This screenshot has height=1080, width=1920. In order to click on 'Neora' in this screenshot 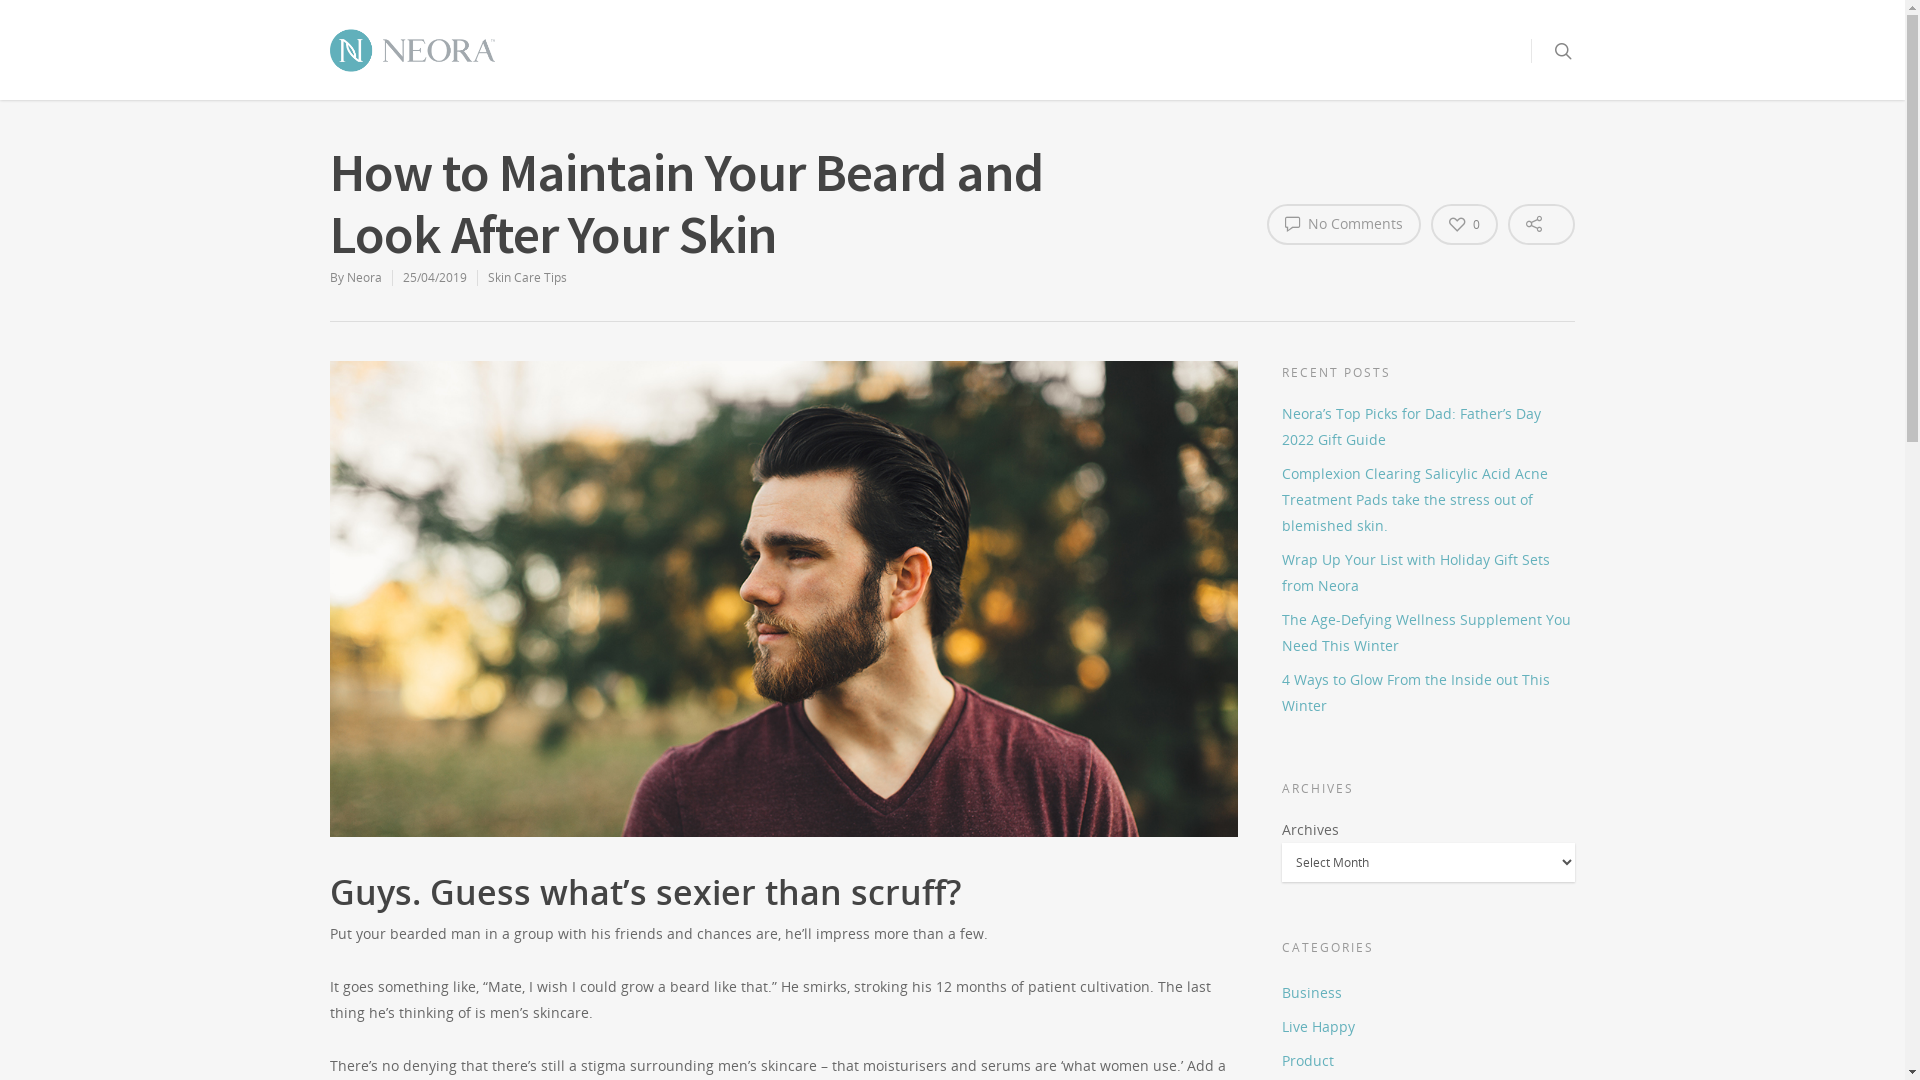, I will do `click(364, 277)`.